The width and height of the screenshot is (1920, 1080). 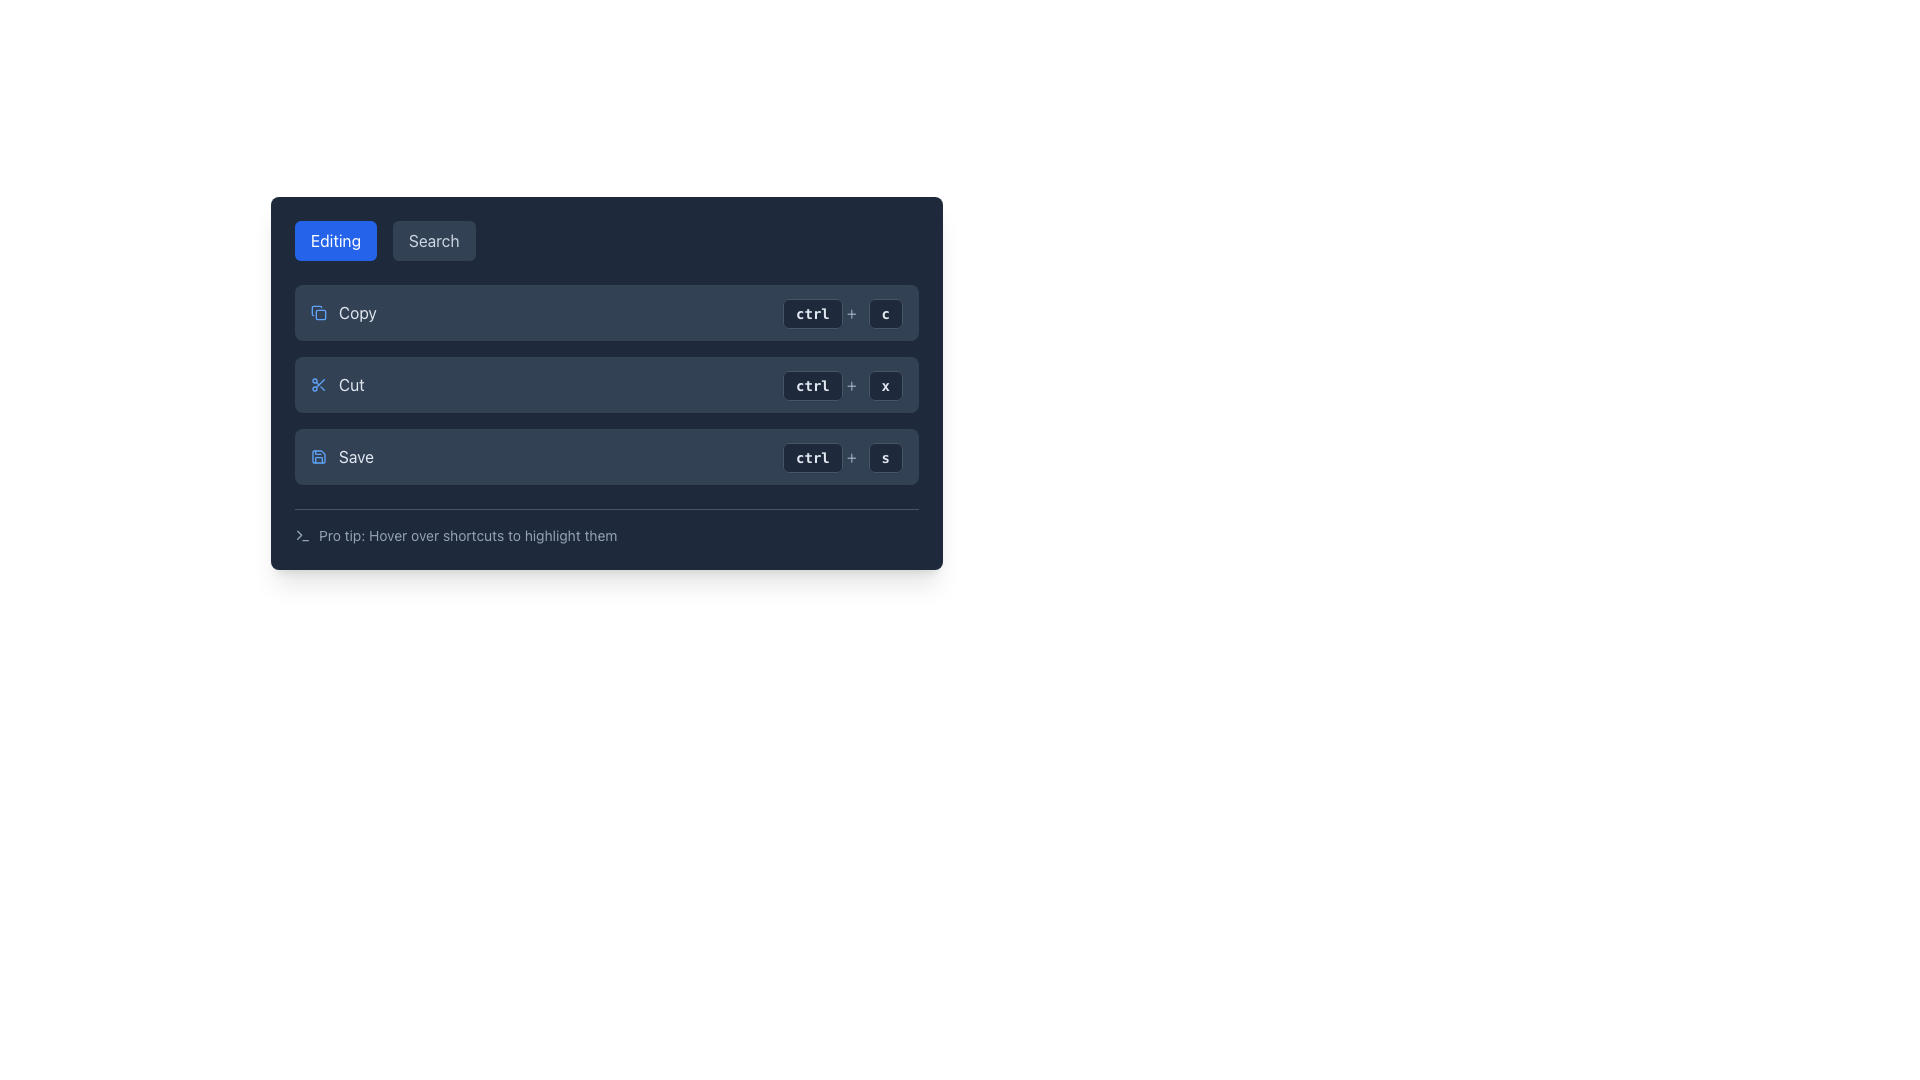 What do you see at coordinates (343, 312) in the screenshot?
I see `the 'Copy' text label with an icon, which is the first element in a vertical list featuring a light blue 'Copy' text and a blue icon of overlapping squares on a dark background` at bounding box center [343, 312].